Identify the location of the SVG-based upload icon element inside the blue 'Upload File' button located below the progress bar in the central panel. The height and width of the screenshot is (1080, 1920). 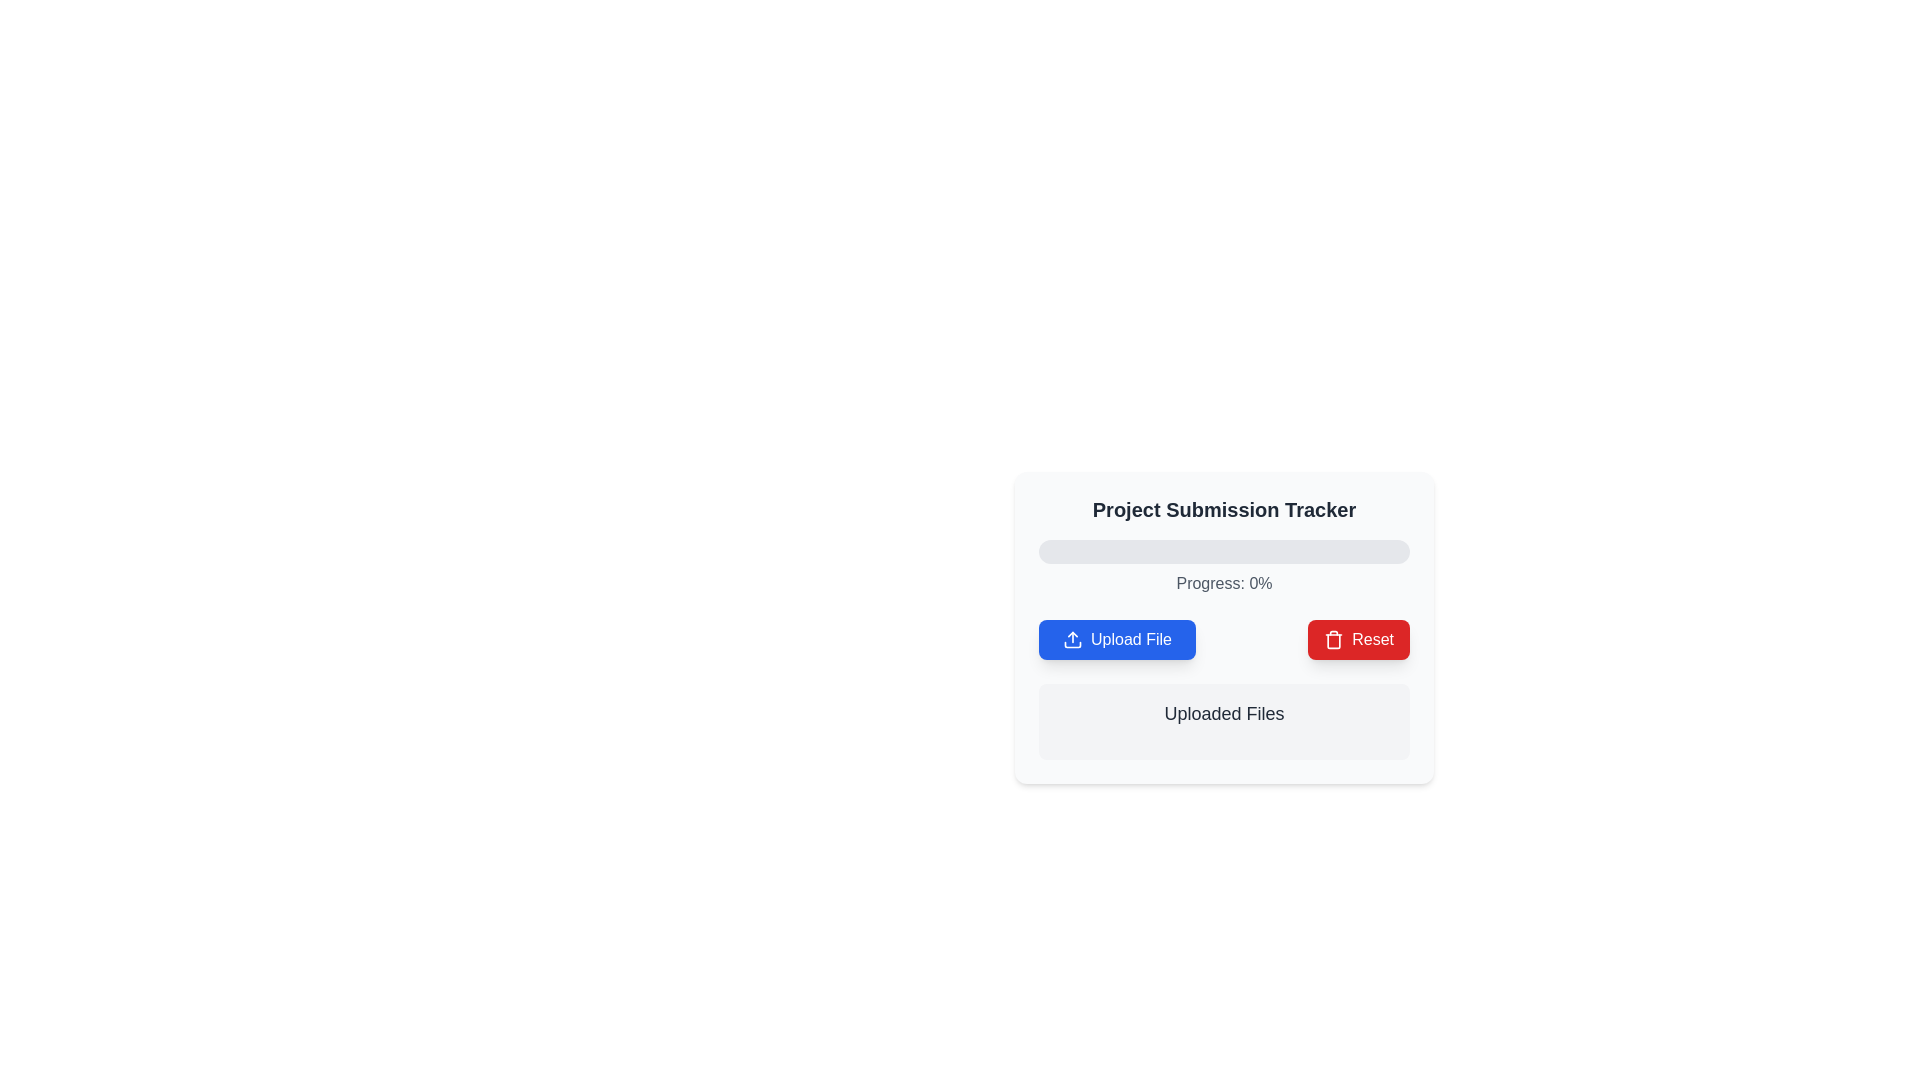
(1072, 640).